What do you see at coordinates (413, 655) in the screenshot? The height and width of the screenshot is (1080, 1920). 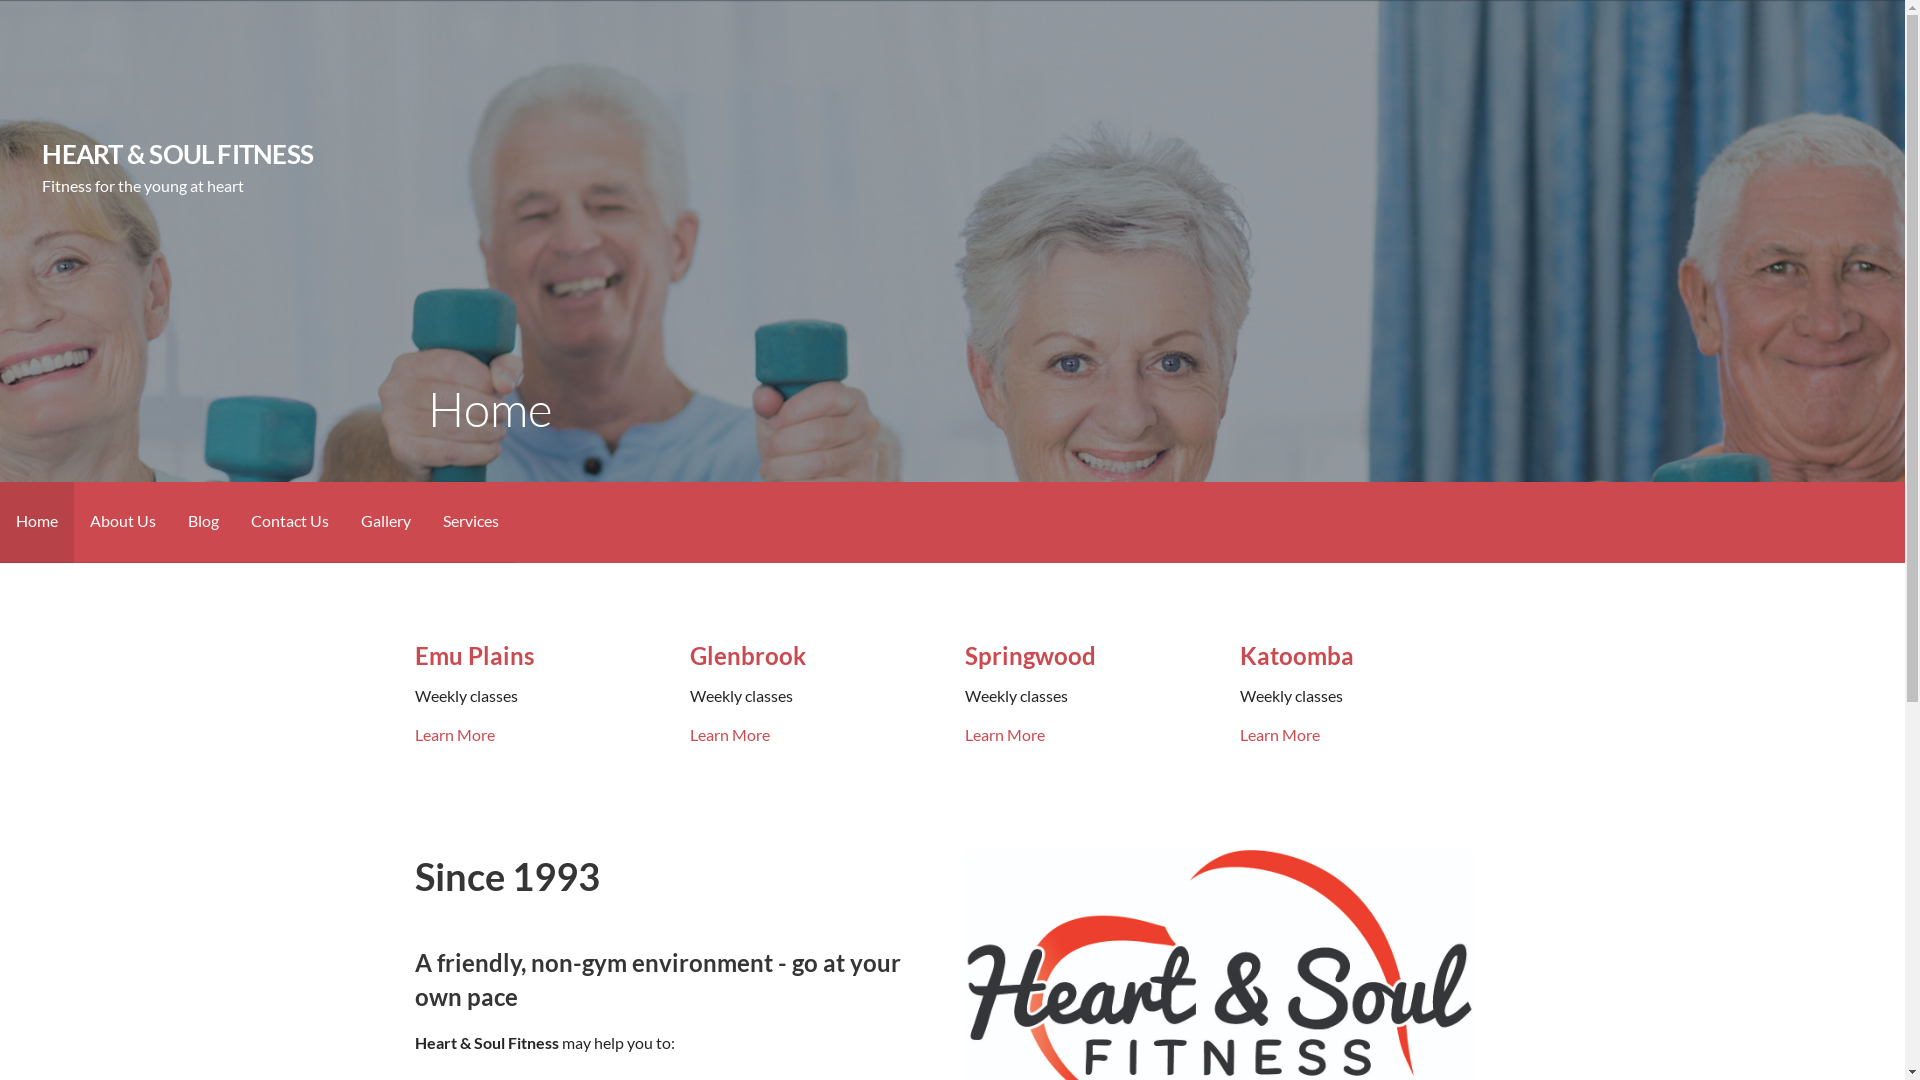 I see `'Emu Plains'` at bounding box center [413, 655].